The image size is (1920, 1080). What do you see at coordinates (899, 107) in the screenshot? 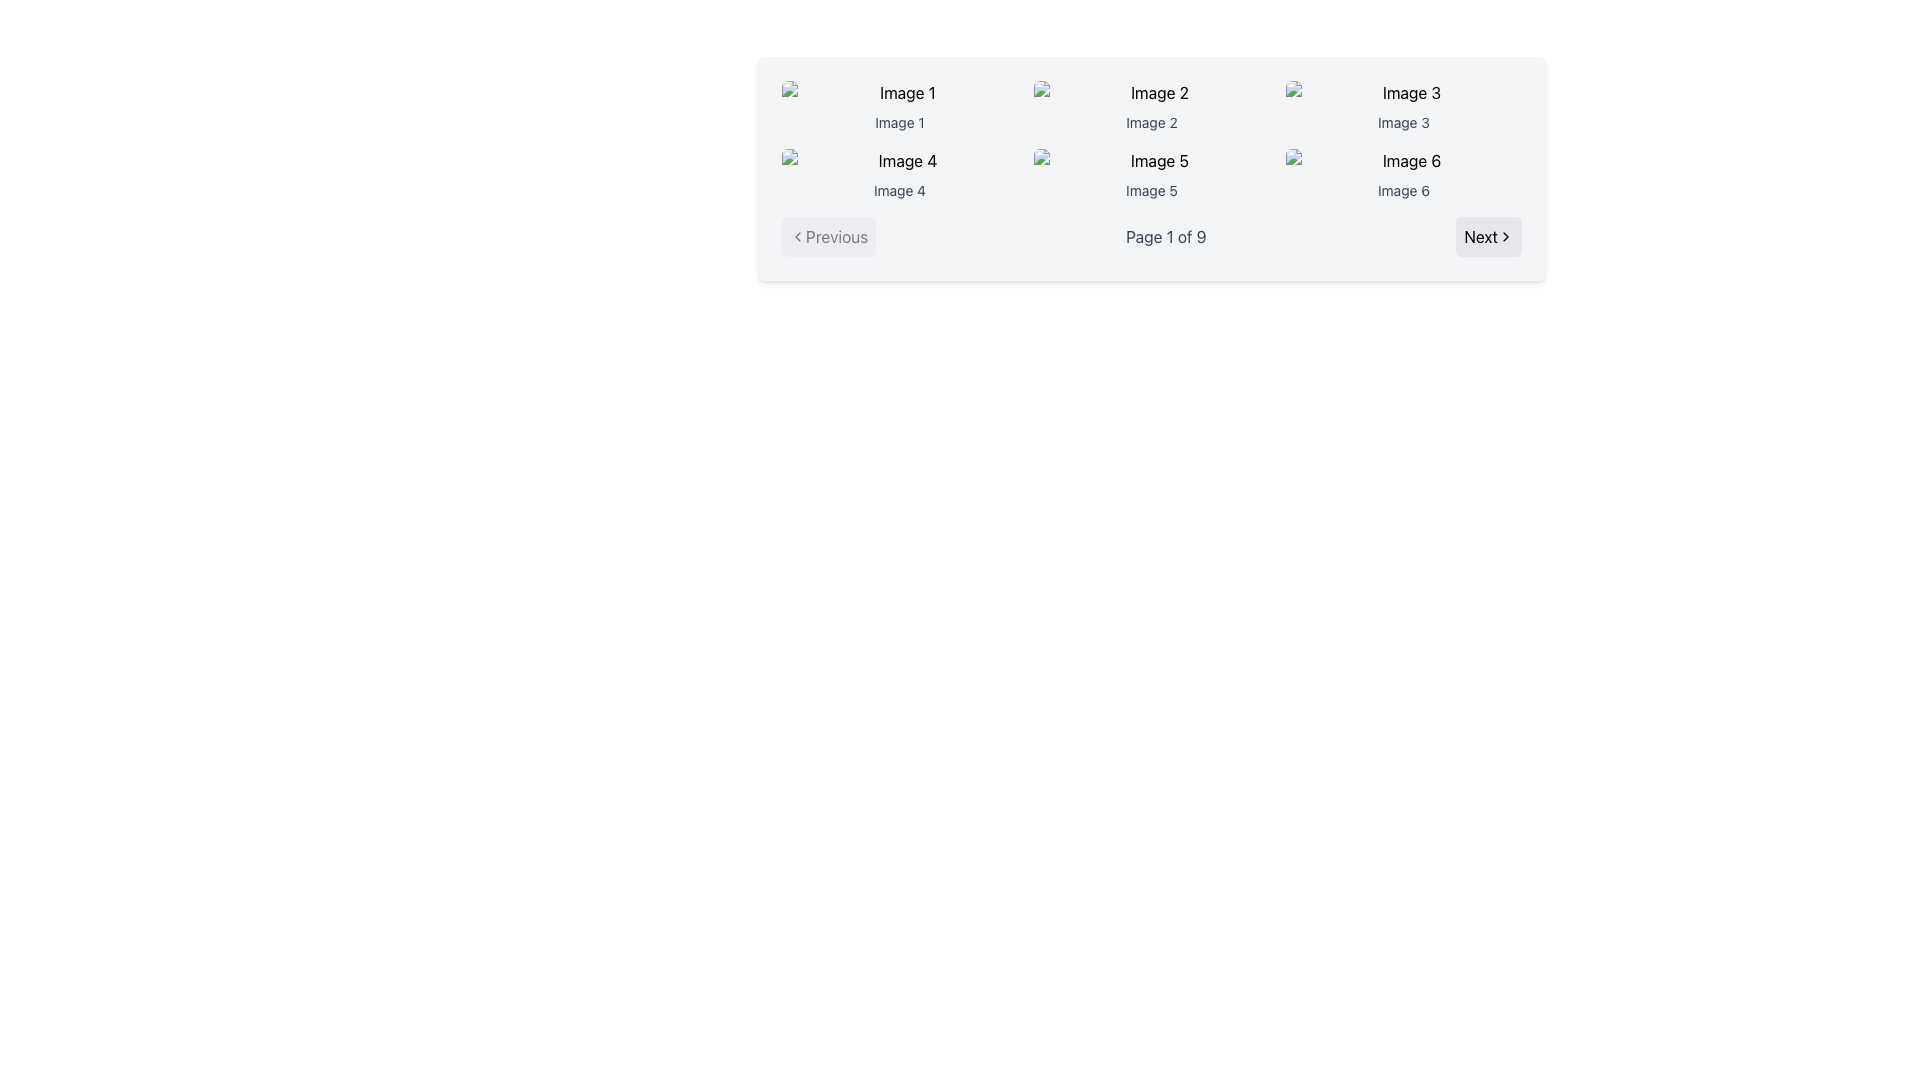
I see `the Image Cell, which features a thumbnail image with rounded corners and a caption reading 'Image 1', positioned in the top-left of a grid layout` at bounding box center [899, 107].